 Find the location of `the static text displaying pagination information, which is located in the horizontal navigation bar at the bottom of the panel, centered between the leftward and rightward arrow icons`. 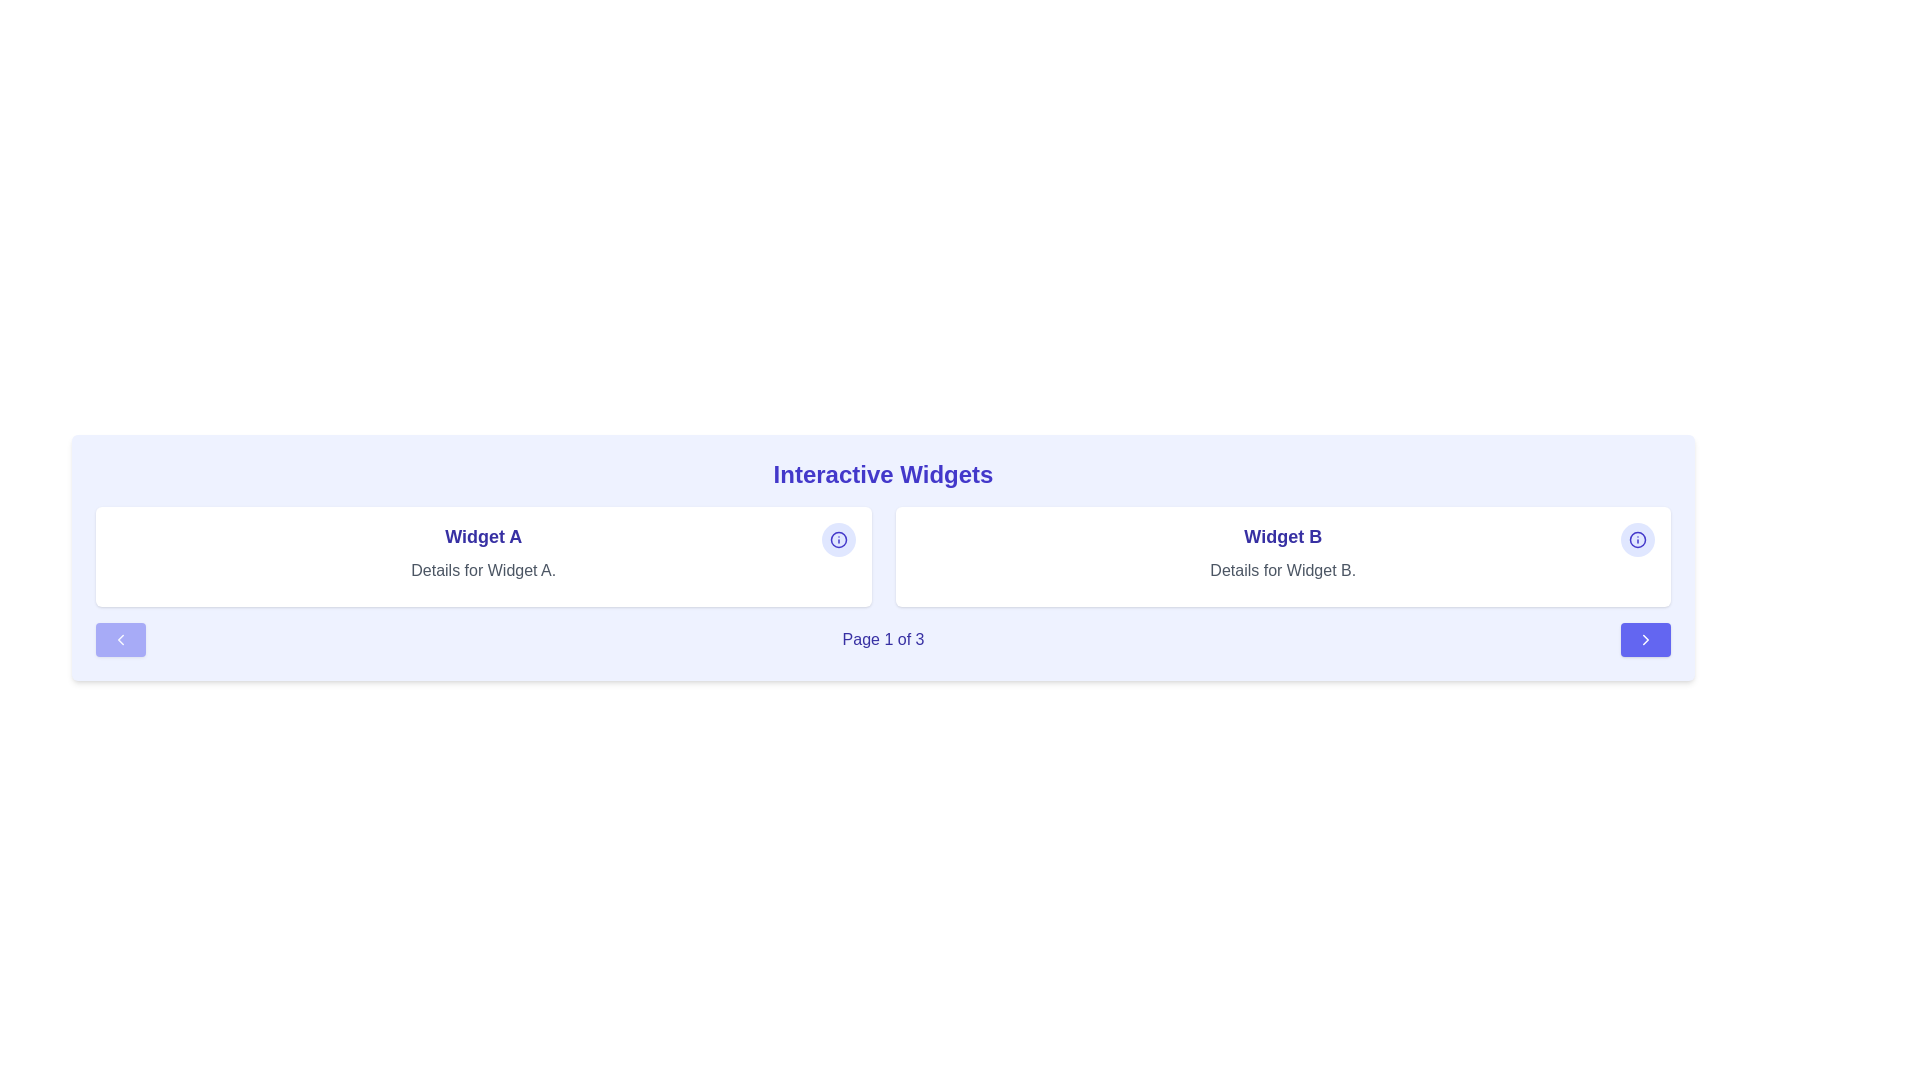

the static text displaying pagination information, which is located in the horizontal navigation bar at the bottom of the panel, centered between the leftward and rightward arrow icons is located at coordinates (882, 640).